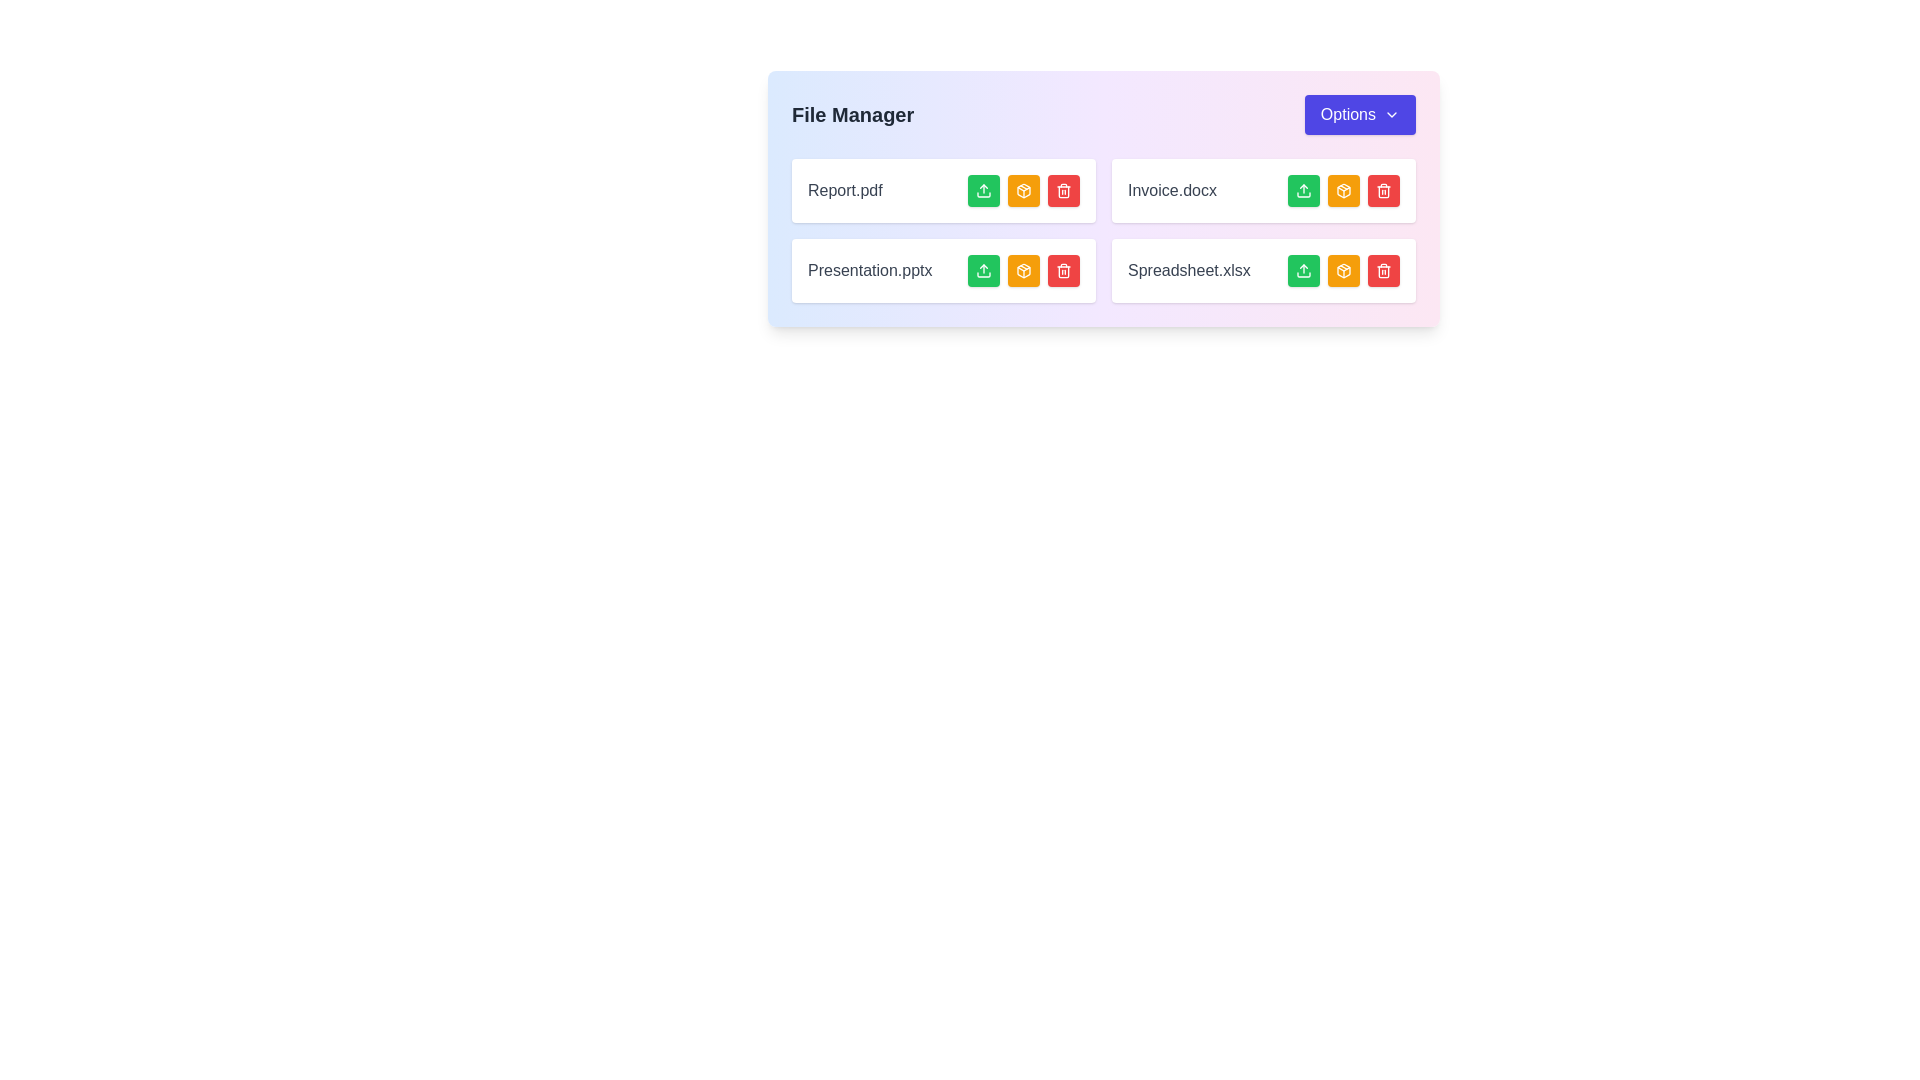 The image size is (1920, 1080). Describe the element at coordinates (845, 191) in the screenshot. I see `the static text label displaying 'Report.pdf', which is located within a white, rounded rectangle and is the first text in the top row of file entry listings` at that location.